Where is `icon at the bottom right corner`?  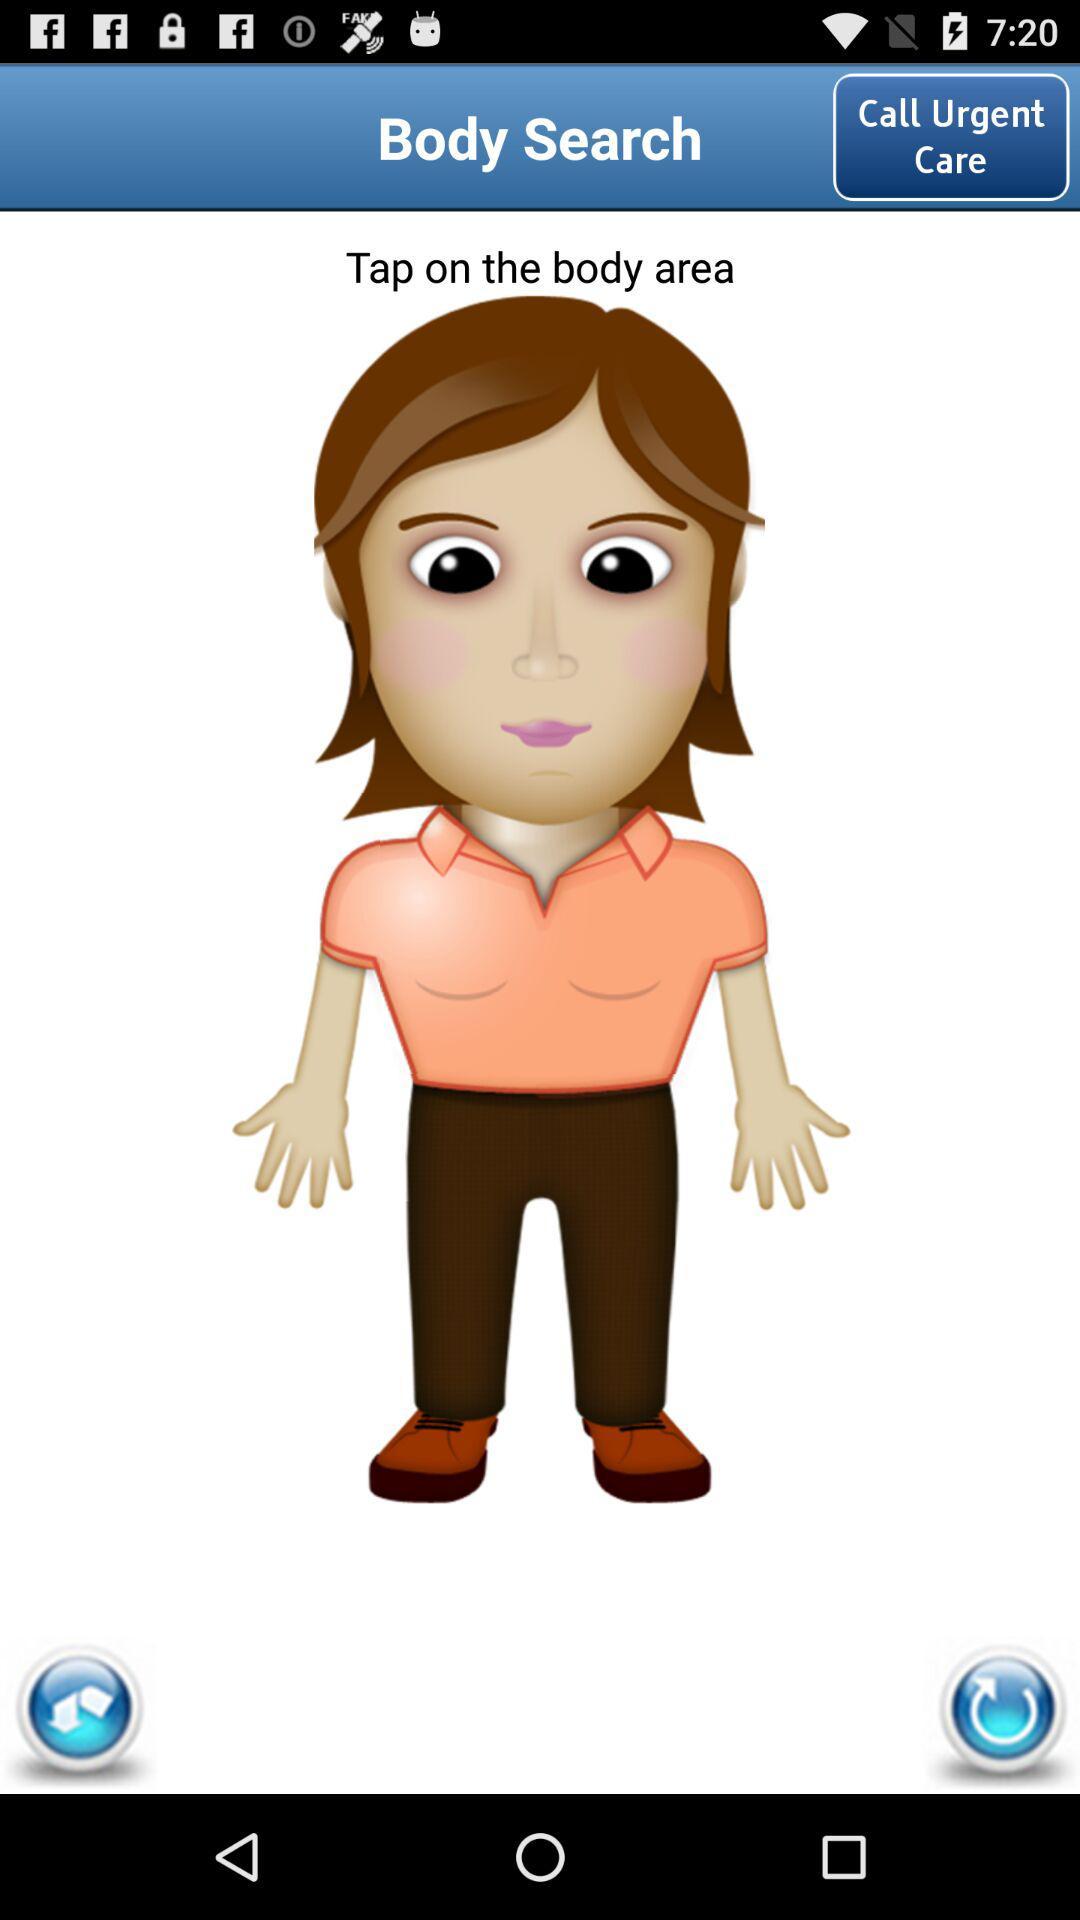
icon at the bottom right corner is located at coordinates (1001, 1714).